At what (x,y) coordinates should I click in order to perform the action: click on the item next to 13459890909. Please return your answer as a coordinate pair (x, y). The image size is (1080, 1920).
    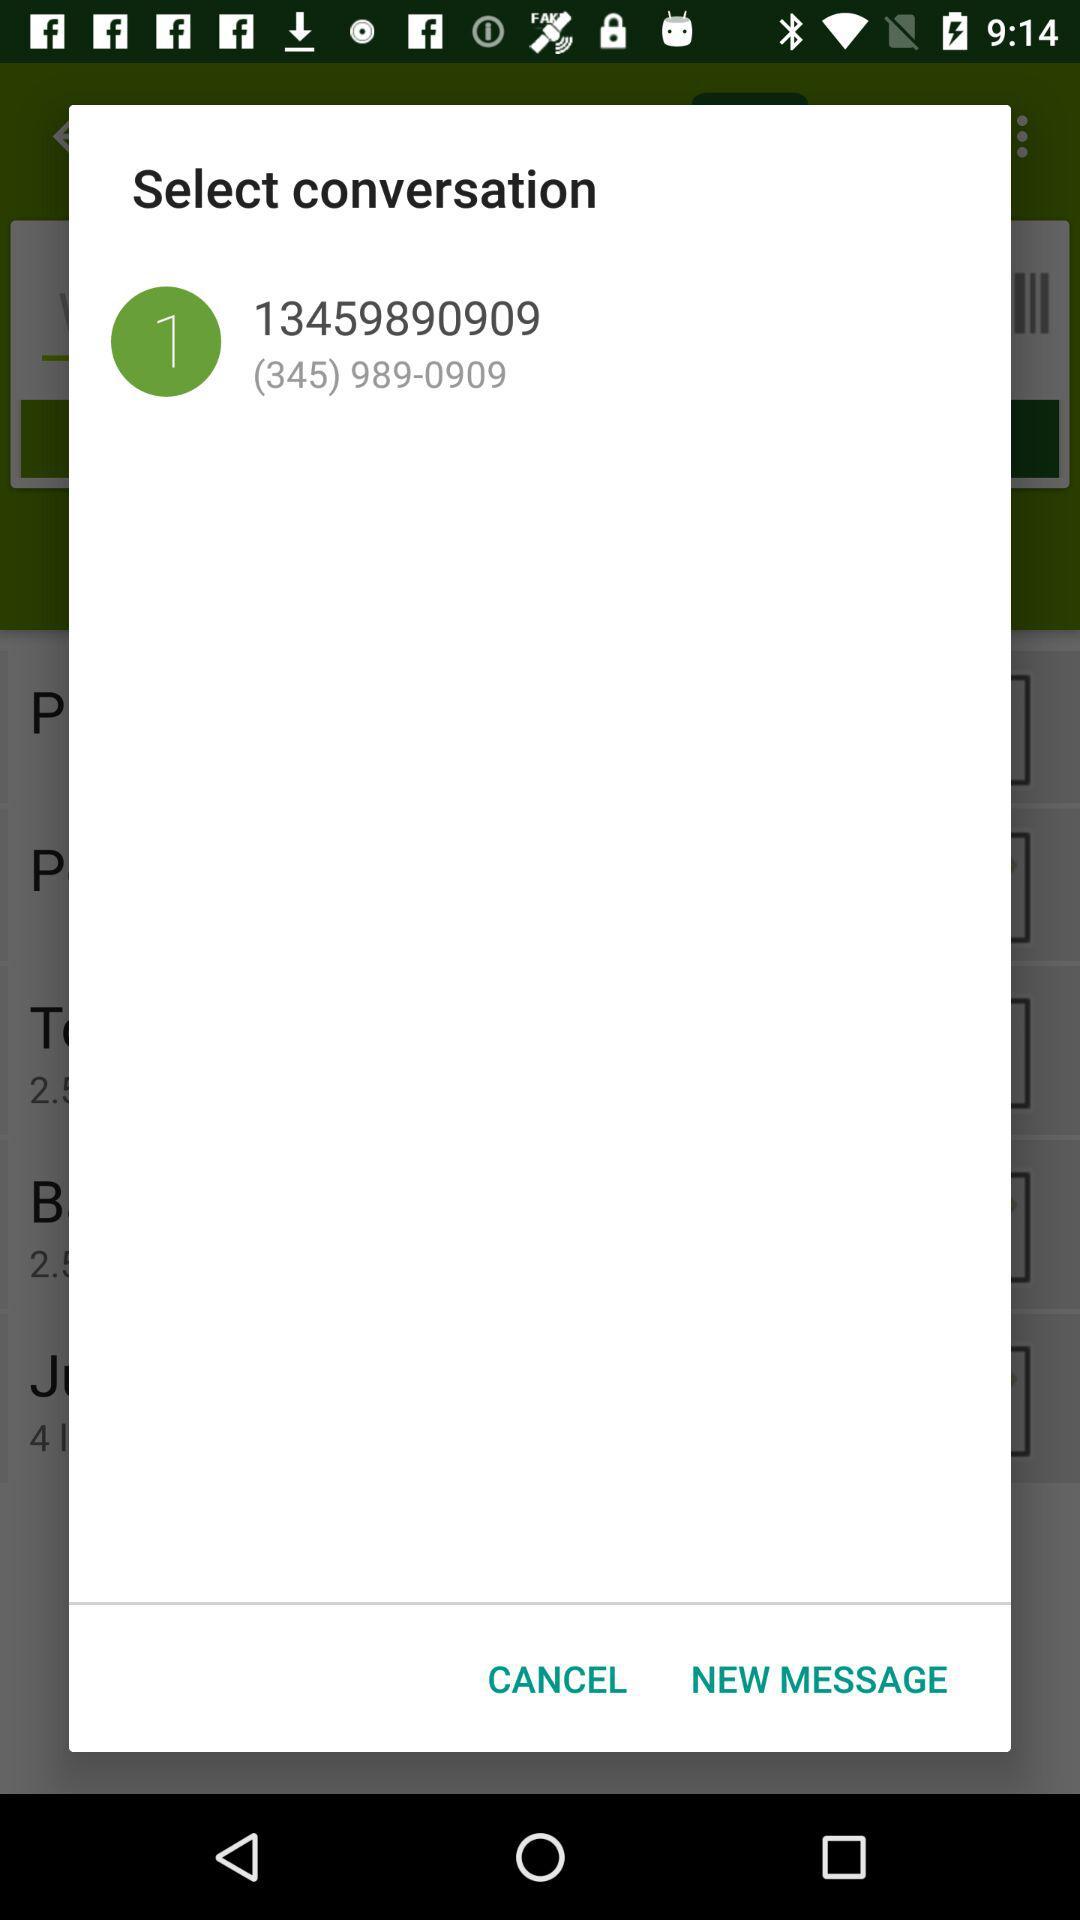
    Looking at the image, I should click on (165, 341).